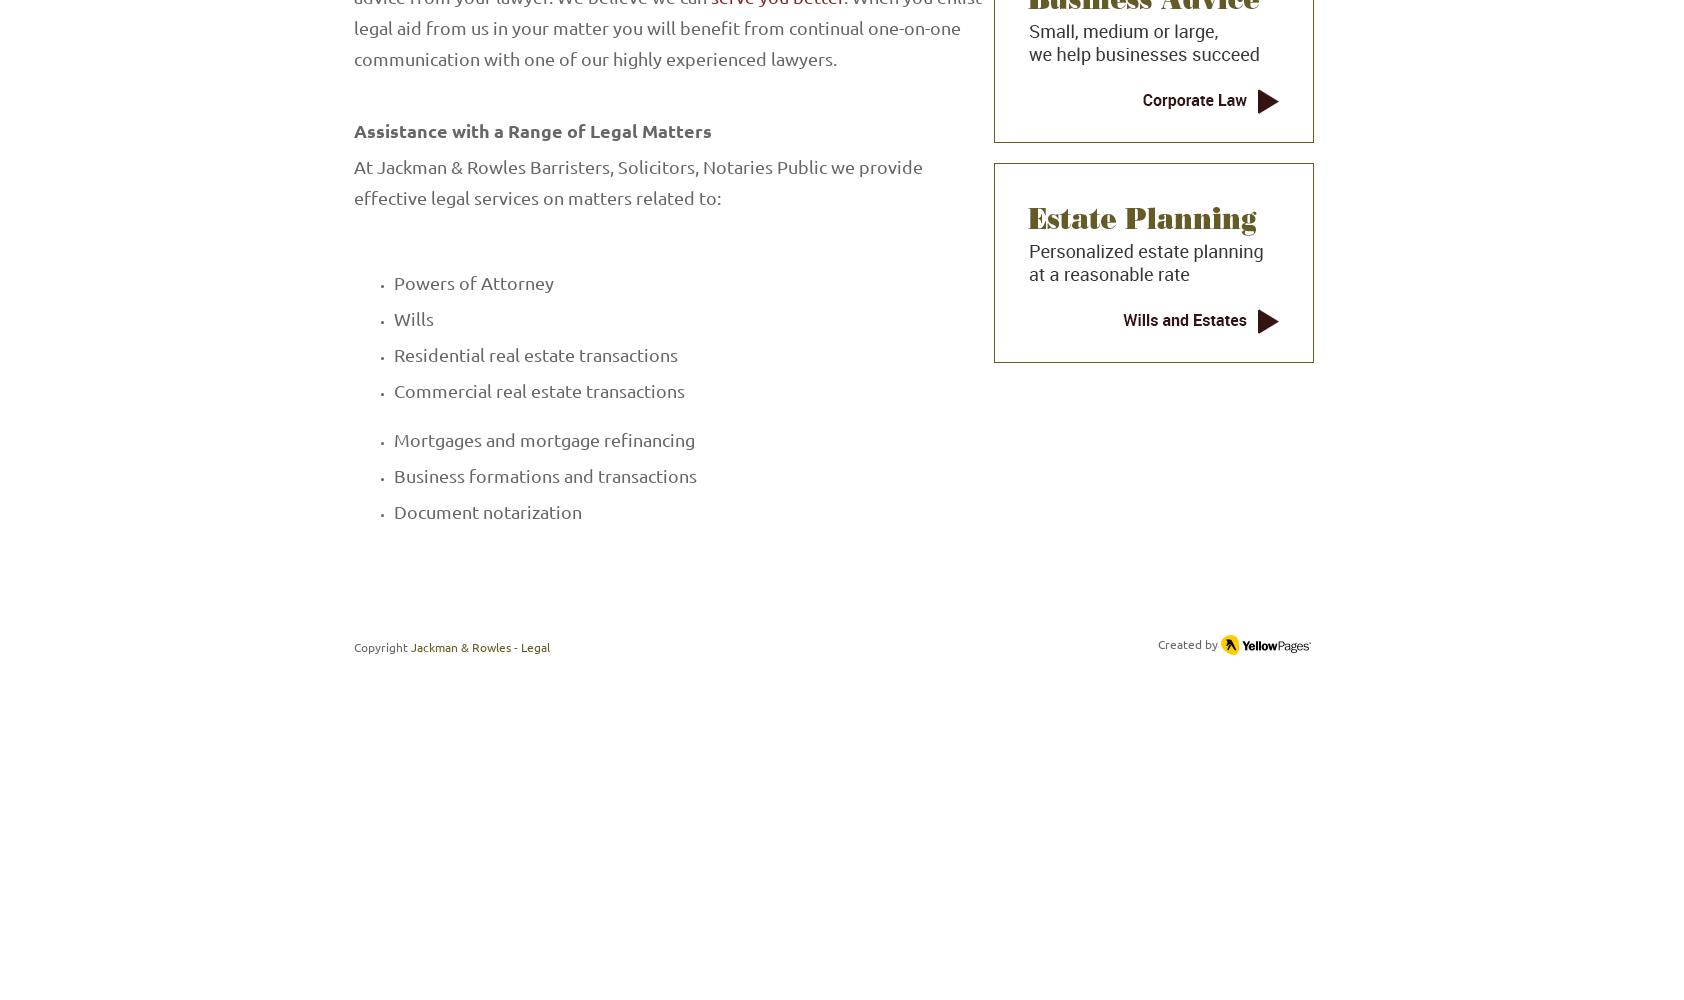 This screenshot has height=1000, width=1684. What do you see at coordinates (538, 390) in the screenshot?
I see `'Commercial real estate transactions'` at bounding box center [538, 390].